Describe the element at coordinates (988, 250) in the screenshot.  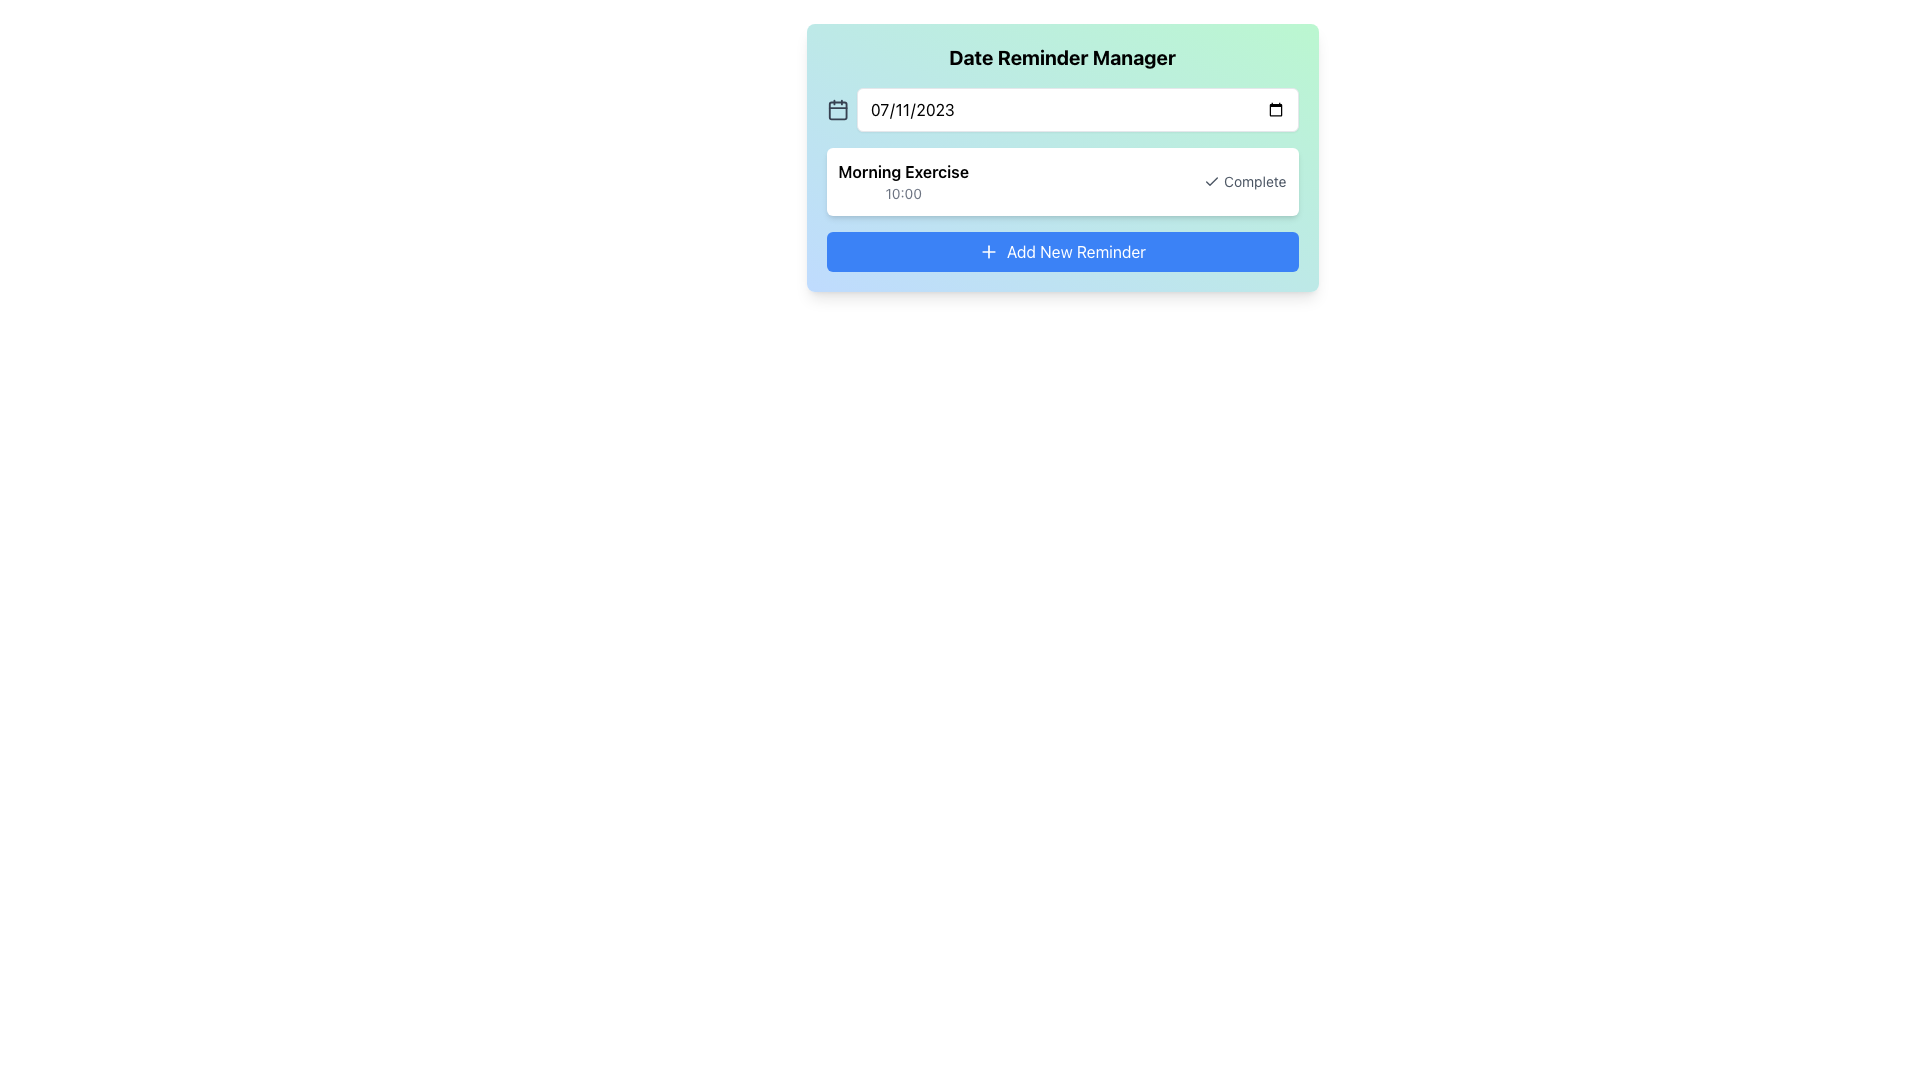
I see `the plus sign icon within the blue rectangular button labeled 'Add New Reminder'` at that location.